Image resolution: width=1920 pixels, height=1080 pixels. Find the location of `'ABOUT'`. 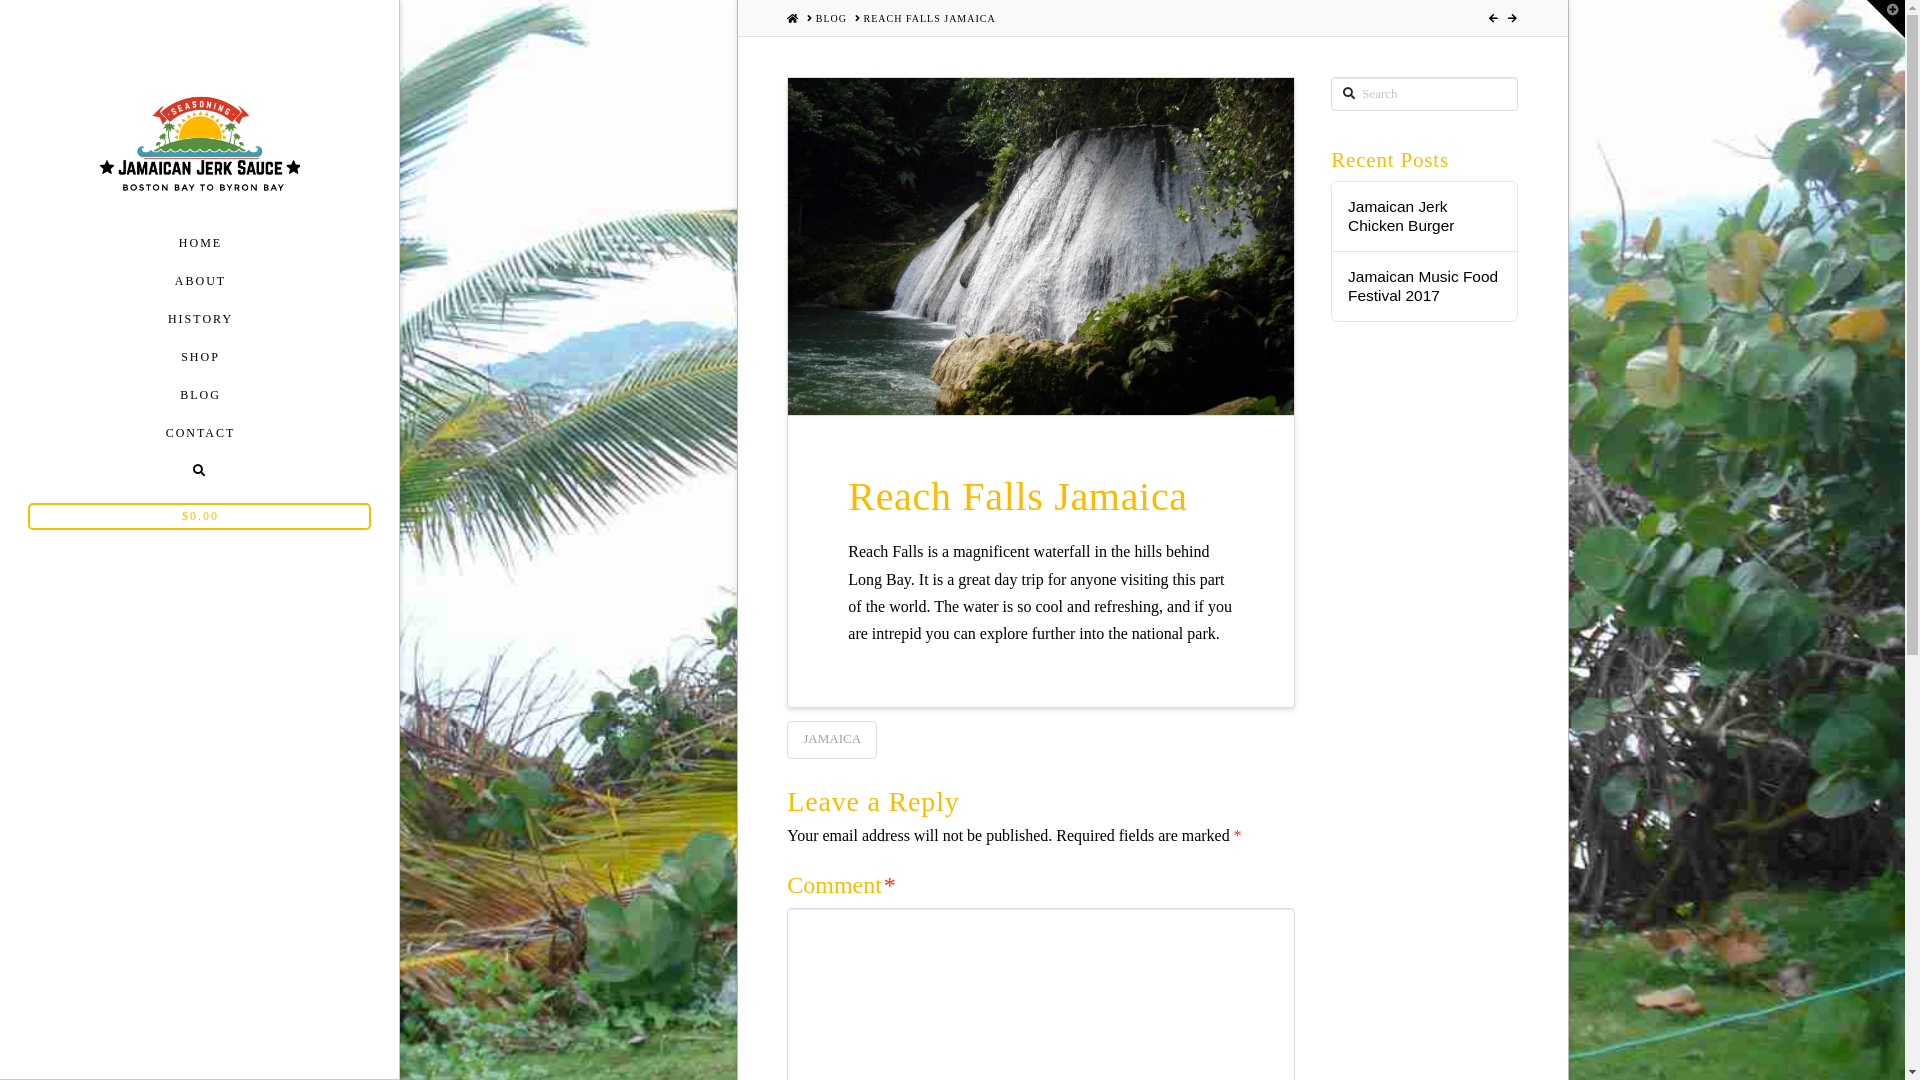

'ABOUT' is located at coordinates (199, 281).